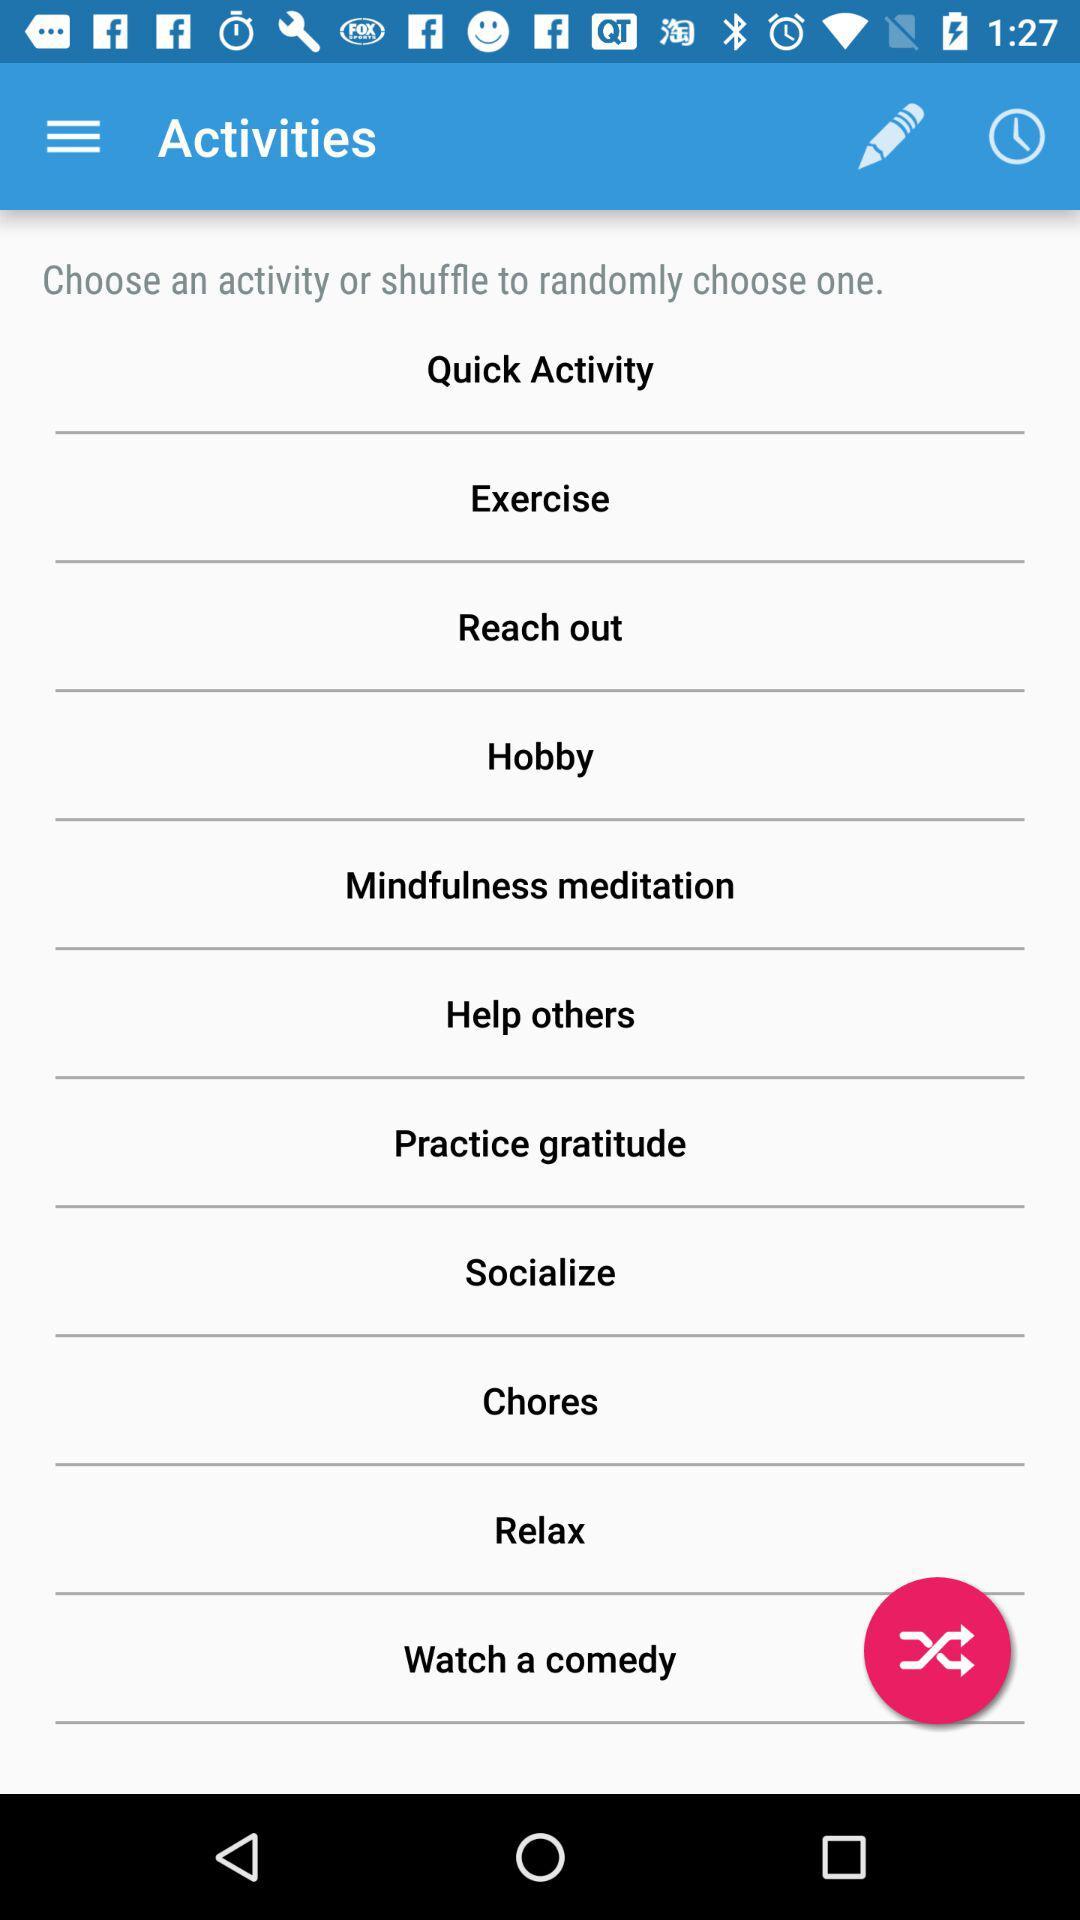  What do you see at coordinates (540, 625) in the screenshot?
I see `the reach out` at bounding box center [540, 625].